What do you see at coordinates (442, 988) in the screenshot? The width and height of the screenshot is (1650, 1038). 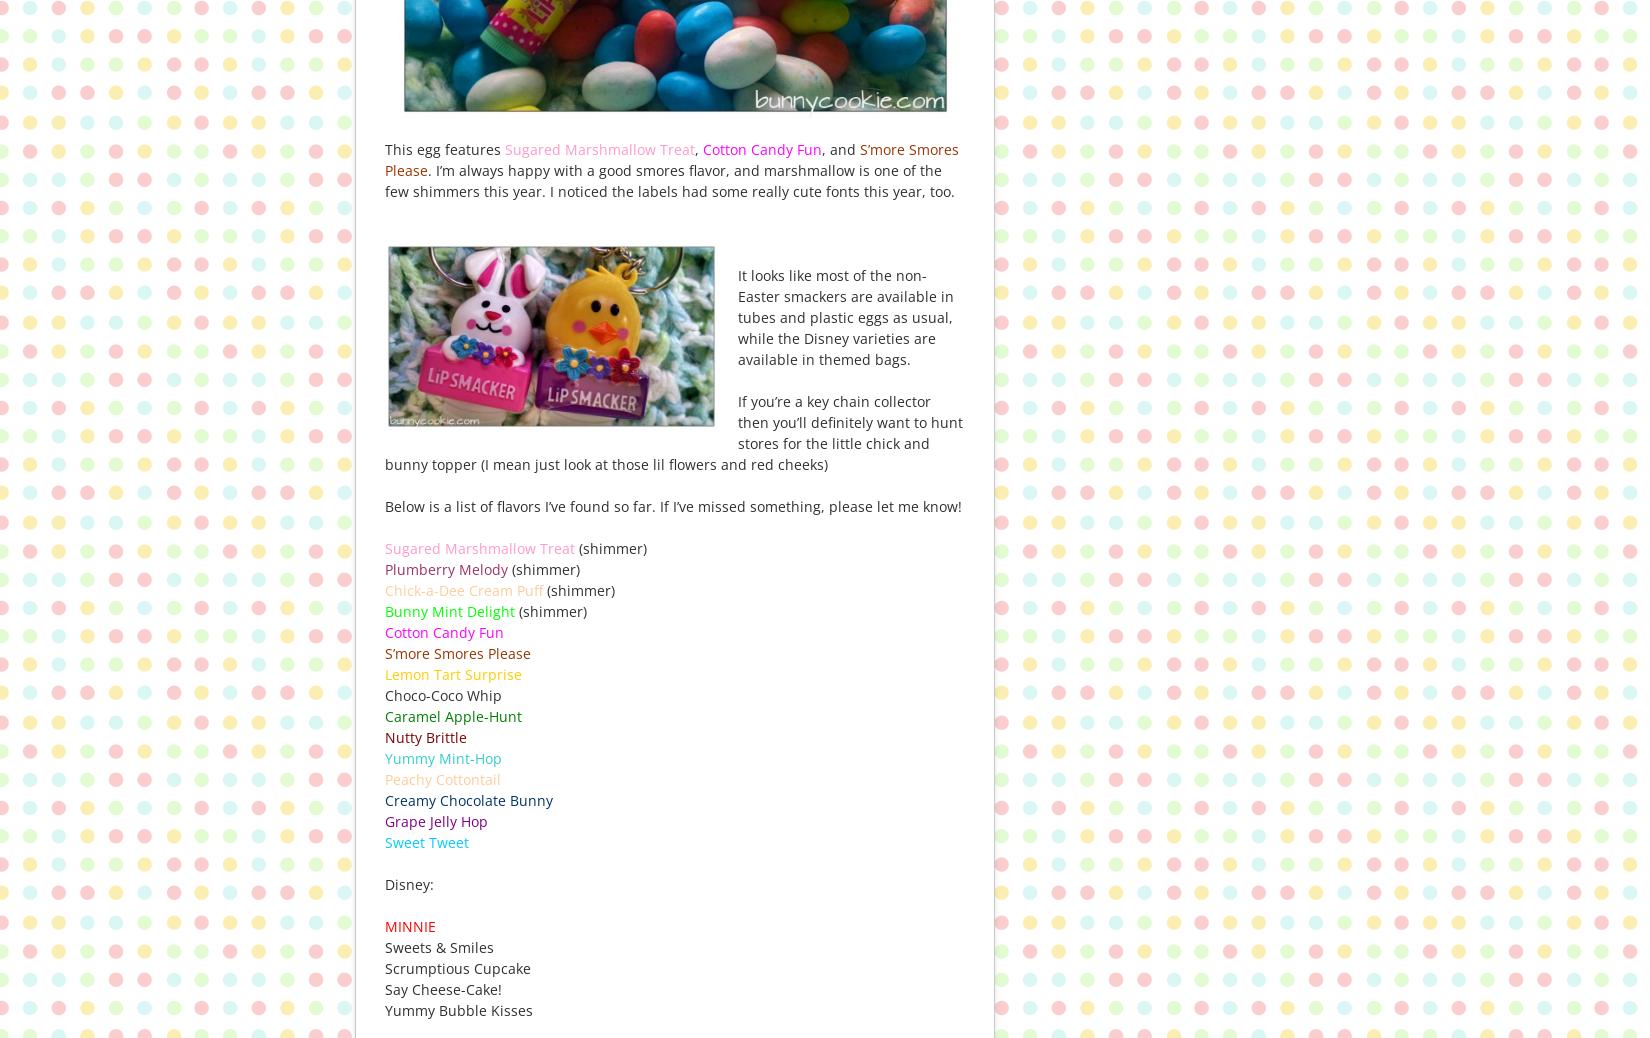 I see `'Say Cheese-Cake!'` at bounding box center [442, 988].